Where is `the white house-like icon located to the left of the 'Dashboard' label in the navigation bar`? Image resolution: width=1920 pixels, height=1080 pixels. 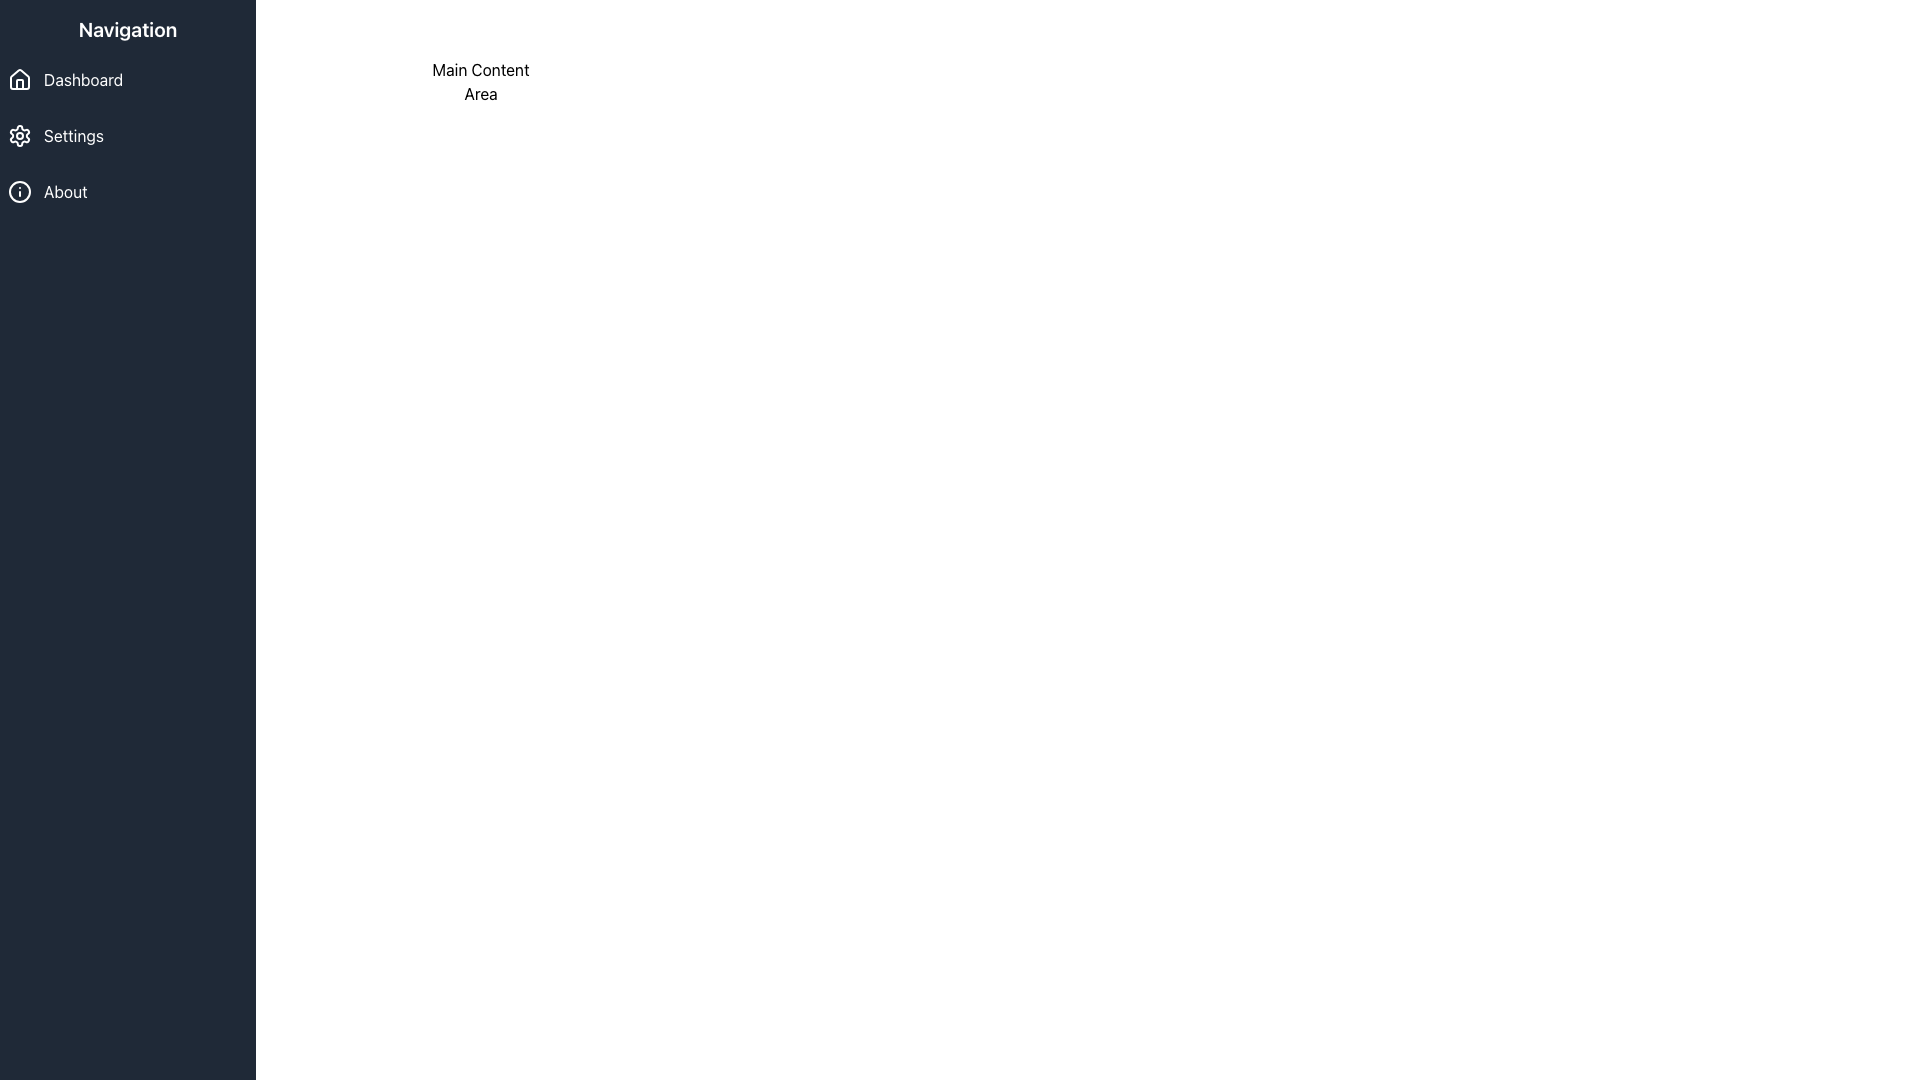
the white house-like icon located to the left of the 'Dashboard' label in the navigation bar is located at coordinates (19, 79).